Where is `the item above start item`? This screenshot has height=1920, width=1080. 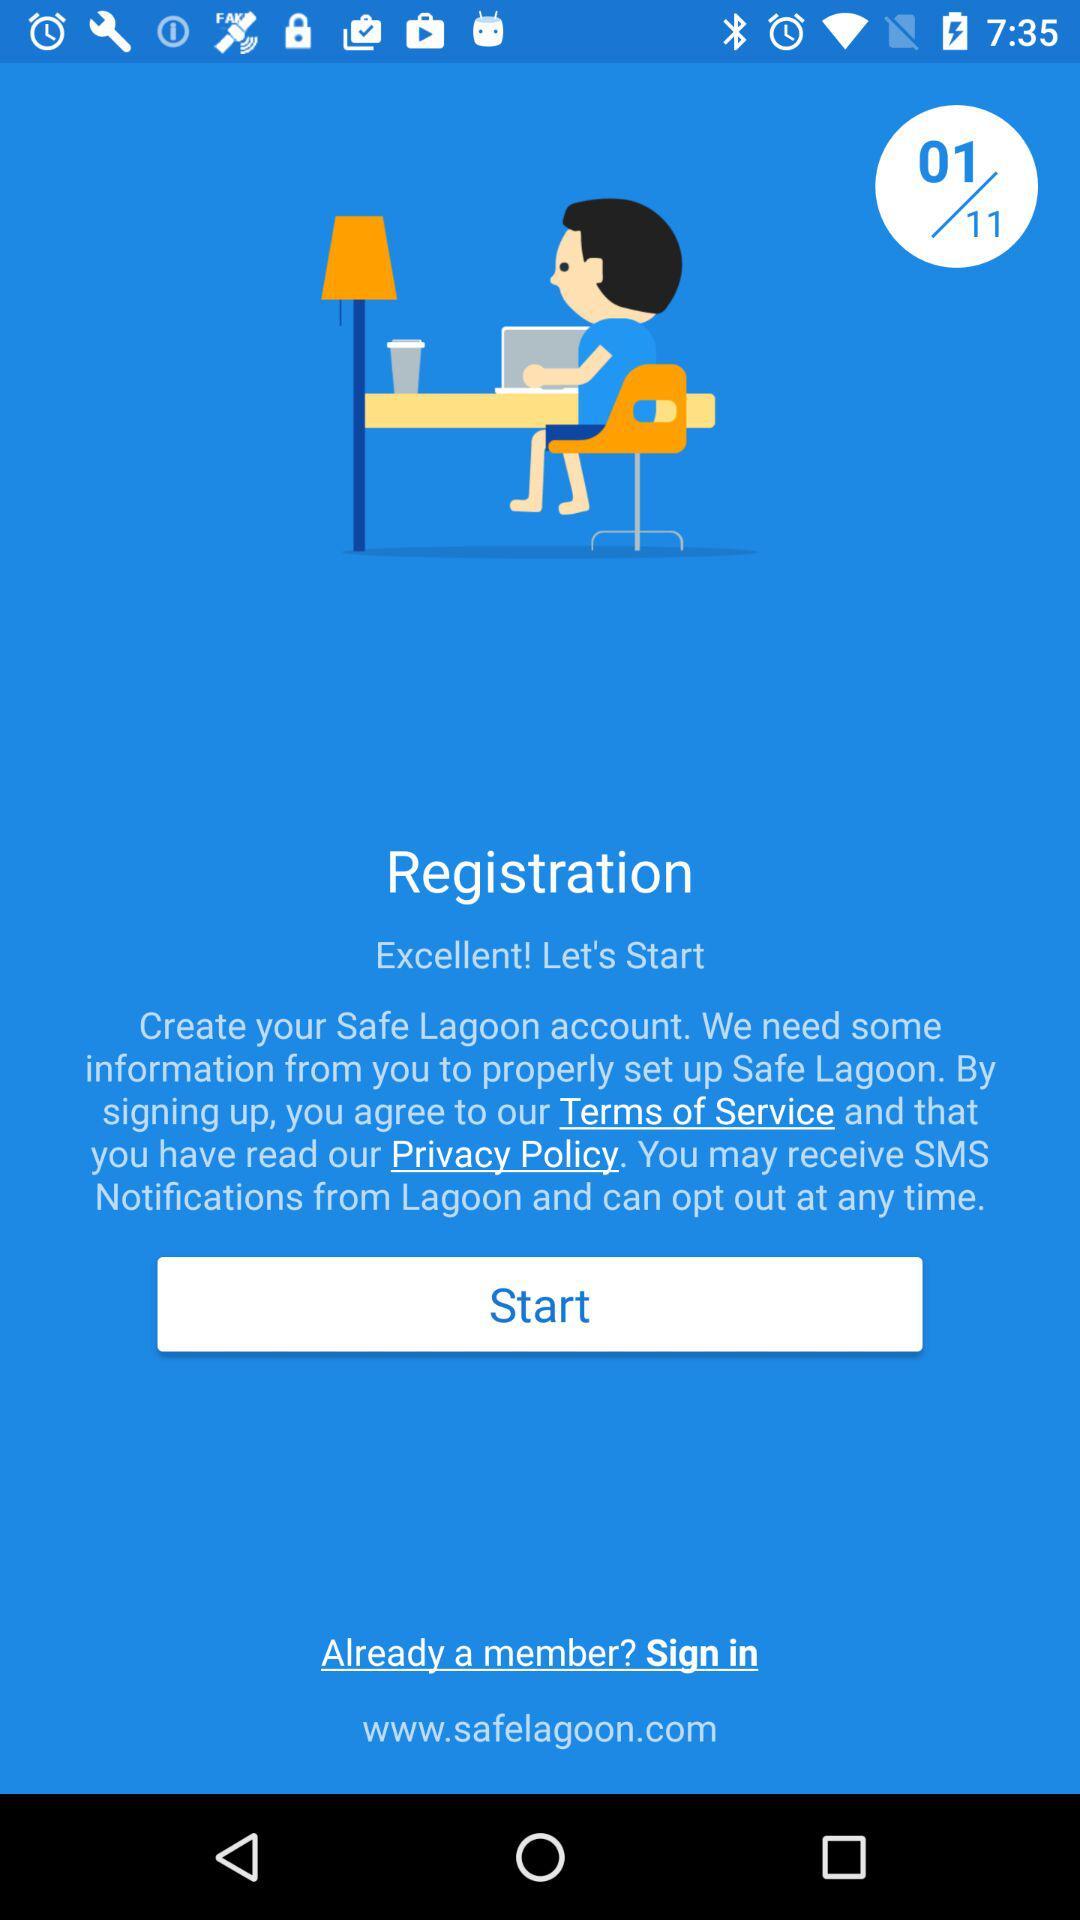
the item above start item is located at coordinates (540, 1108).